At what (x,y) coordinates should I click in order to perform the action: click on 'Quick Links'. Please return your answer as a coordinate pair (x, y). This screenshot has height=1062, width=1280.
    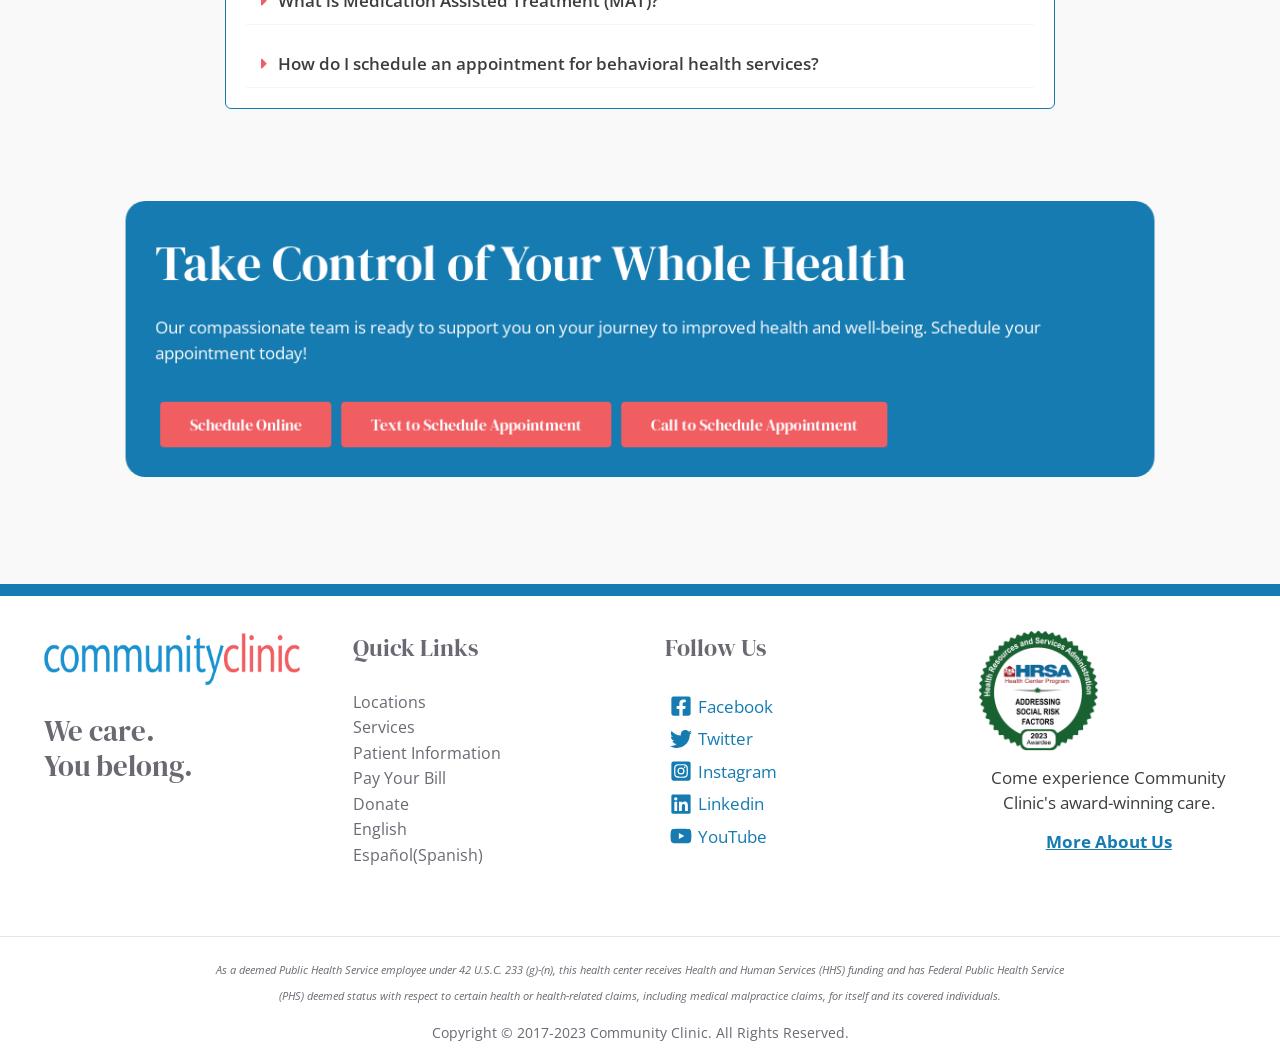
    Looking at the image, I should click on (413, 646).